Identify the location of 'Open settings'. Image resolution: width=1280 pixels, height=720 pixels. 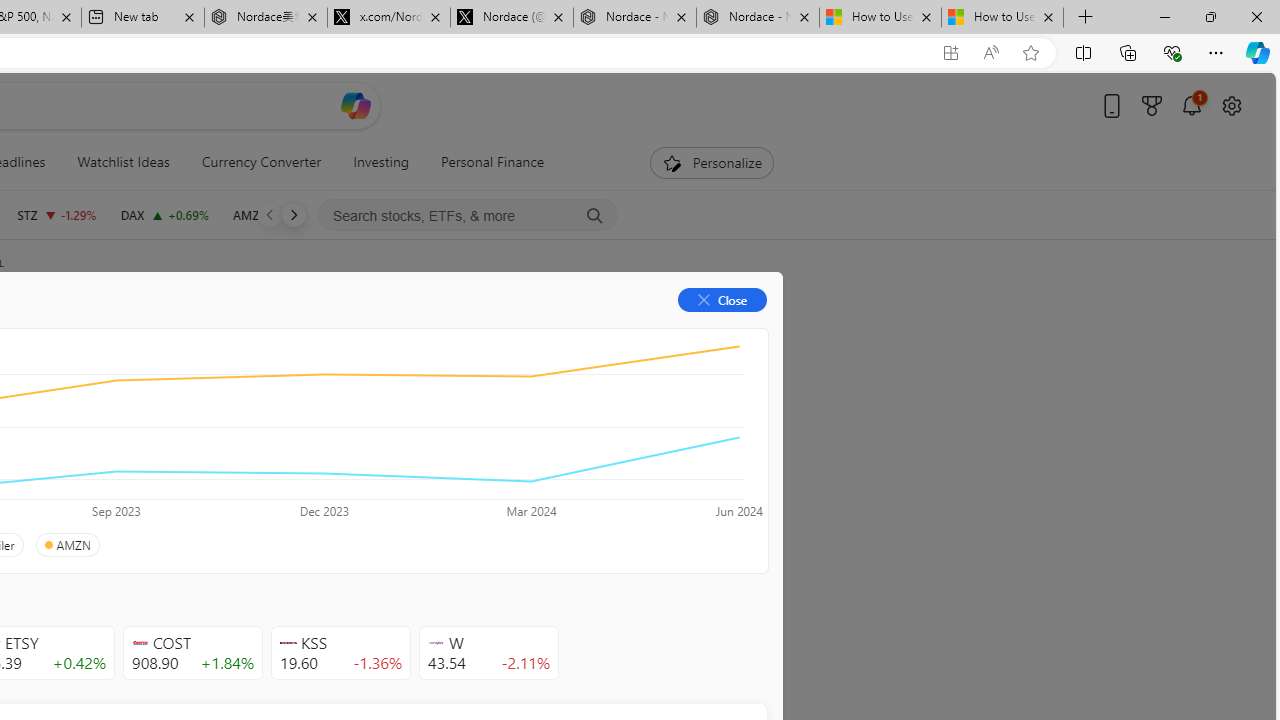
(1231, 105).